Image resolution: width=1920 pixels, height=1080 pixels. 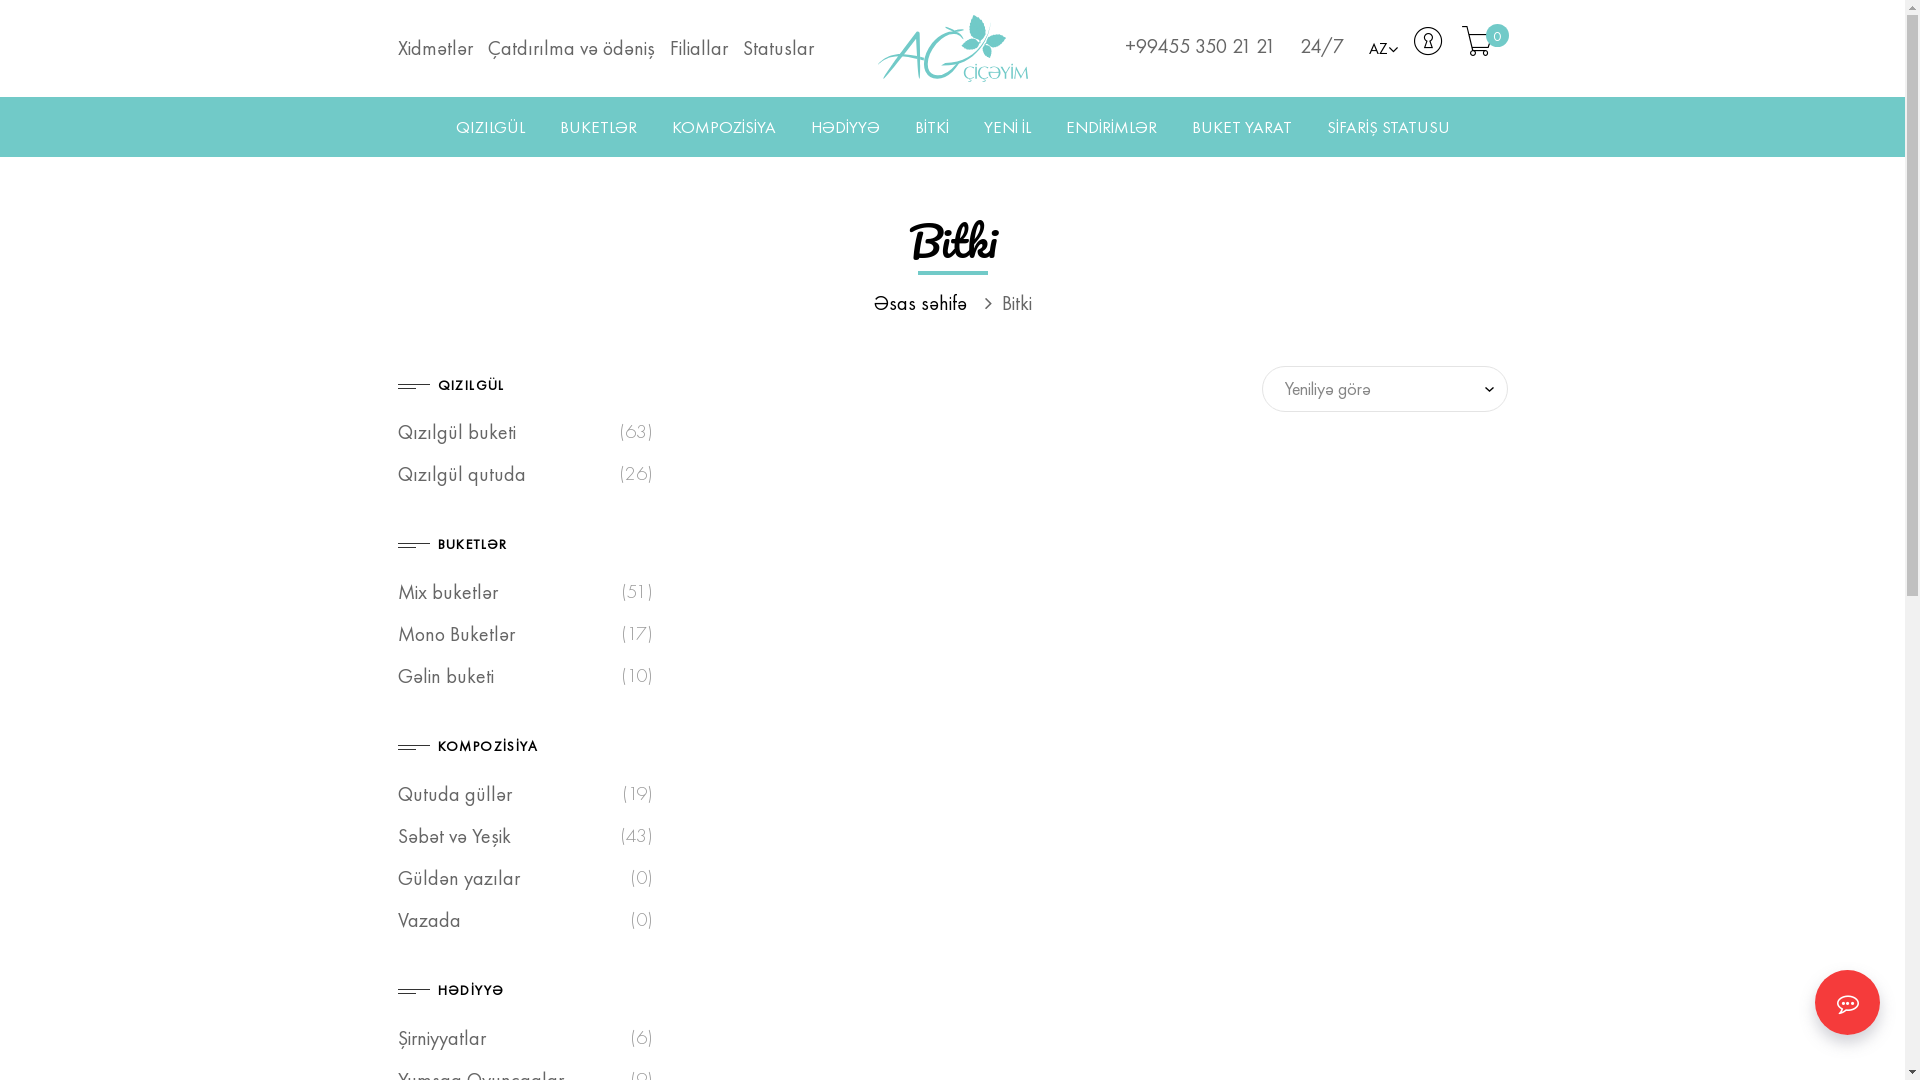 What do you see at coordinates (930, 127) in the screenshot?
I see `'BITKI'` at bounding box center [930, 127].